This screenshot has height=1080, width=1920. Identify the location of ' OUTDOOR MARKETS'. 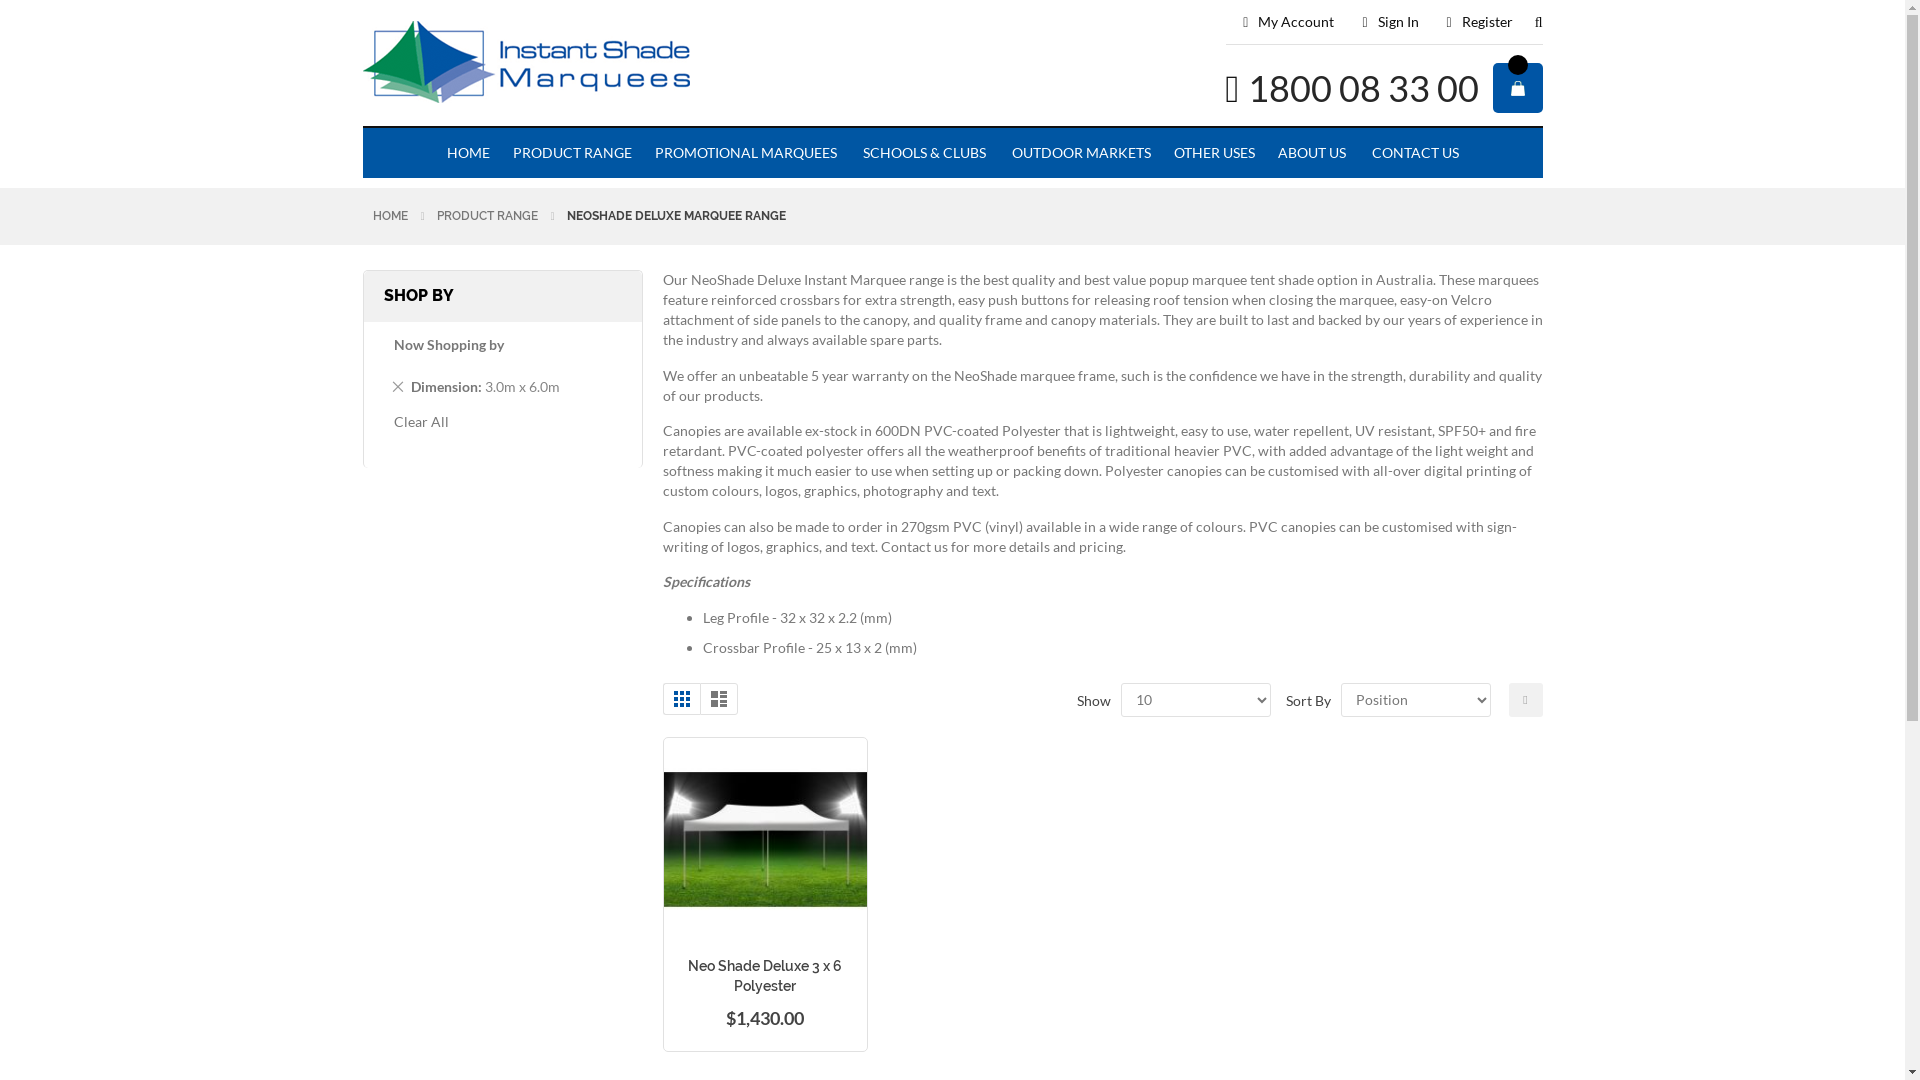
(1078, 152).